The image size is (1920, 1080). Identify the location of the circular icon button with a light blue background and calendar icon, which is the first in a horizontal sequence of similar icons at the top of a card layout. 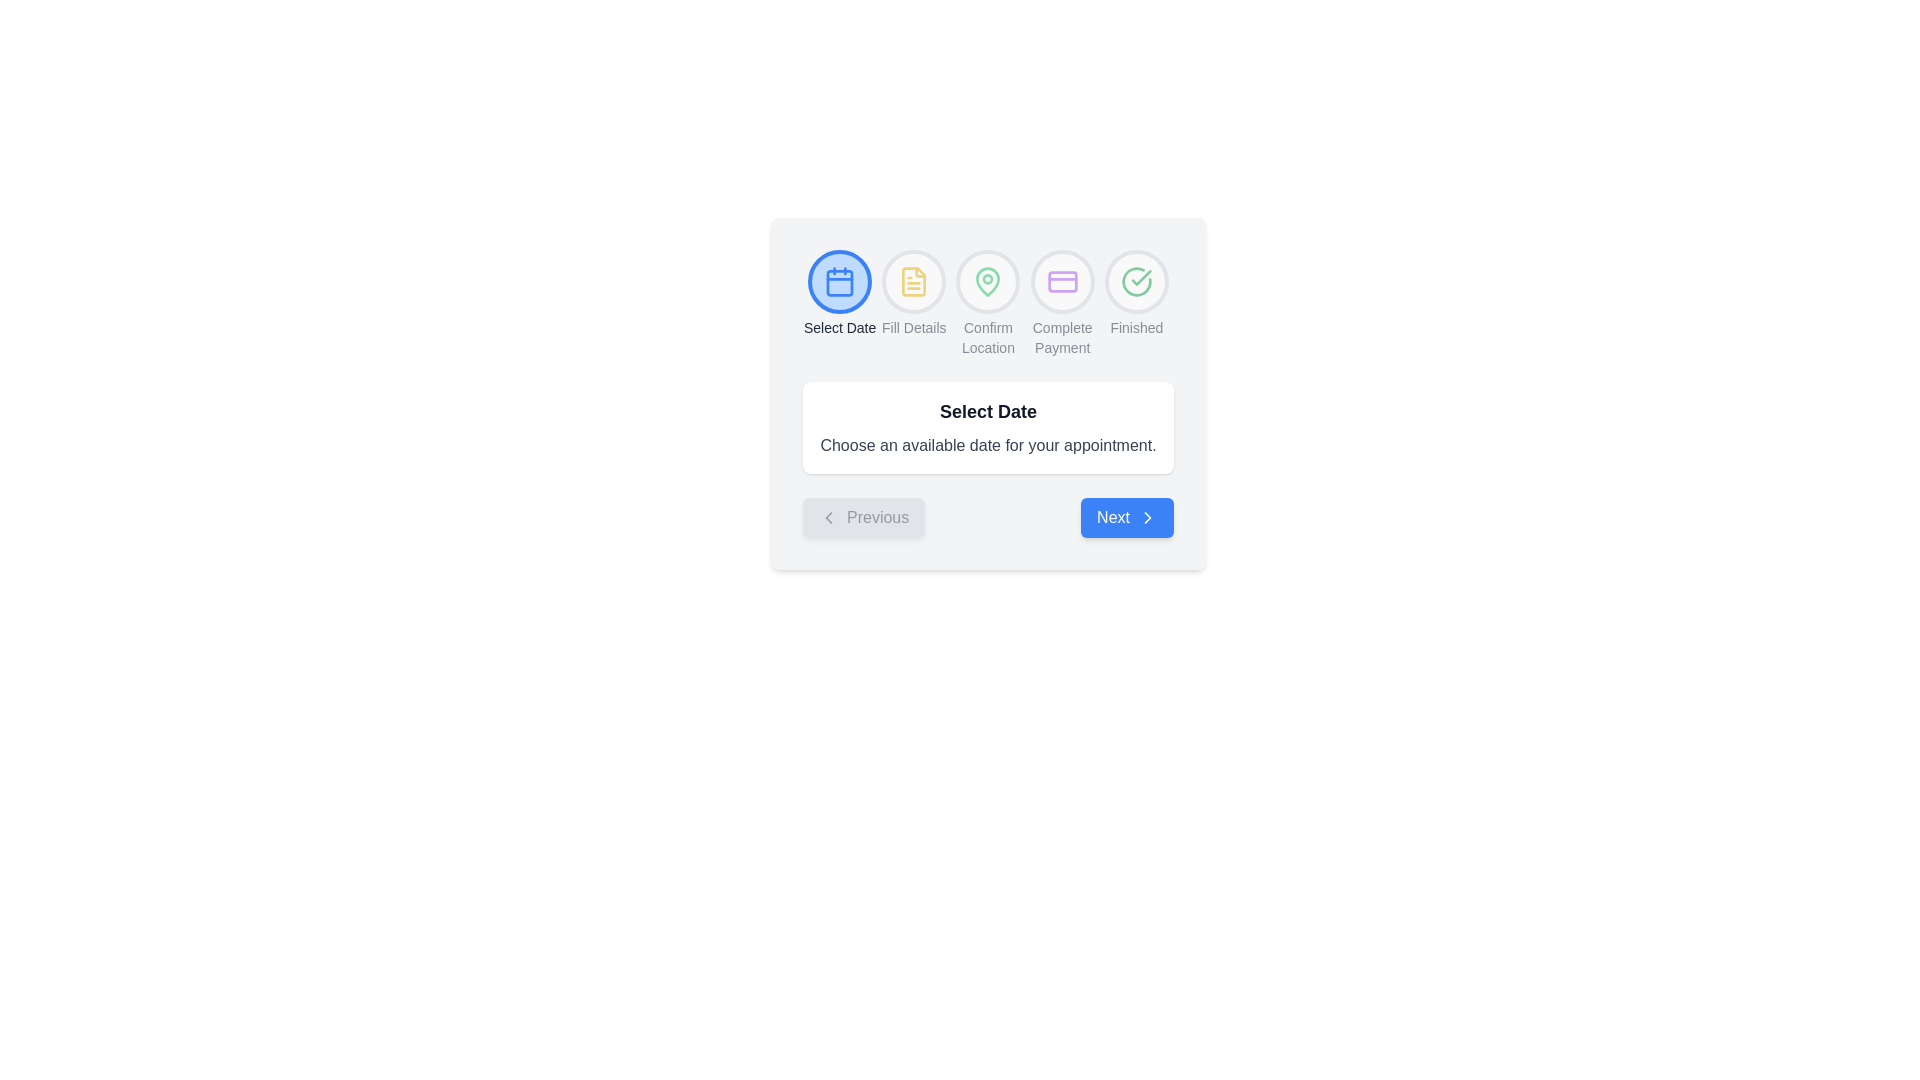
(840, 281).